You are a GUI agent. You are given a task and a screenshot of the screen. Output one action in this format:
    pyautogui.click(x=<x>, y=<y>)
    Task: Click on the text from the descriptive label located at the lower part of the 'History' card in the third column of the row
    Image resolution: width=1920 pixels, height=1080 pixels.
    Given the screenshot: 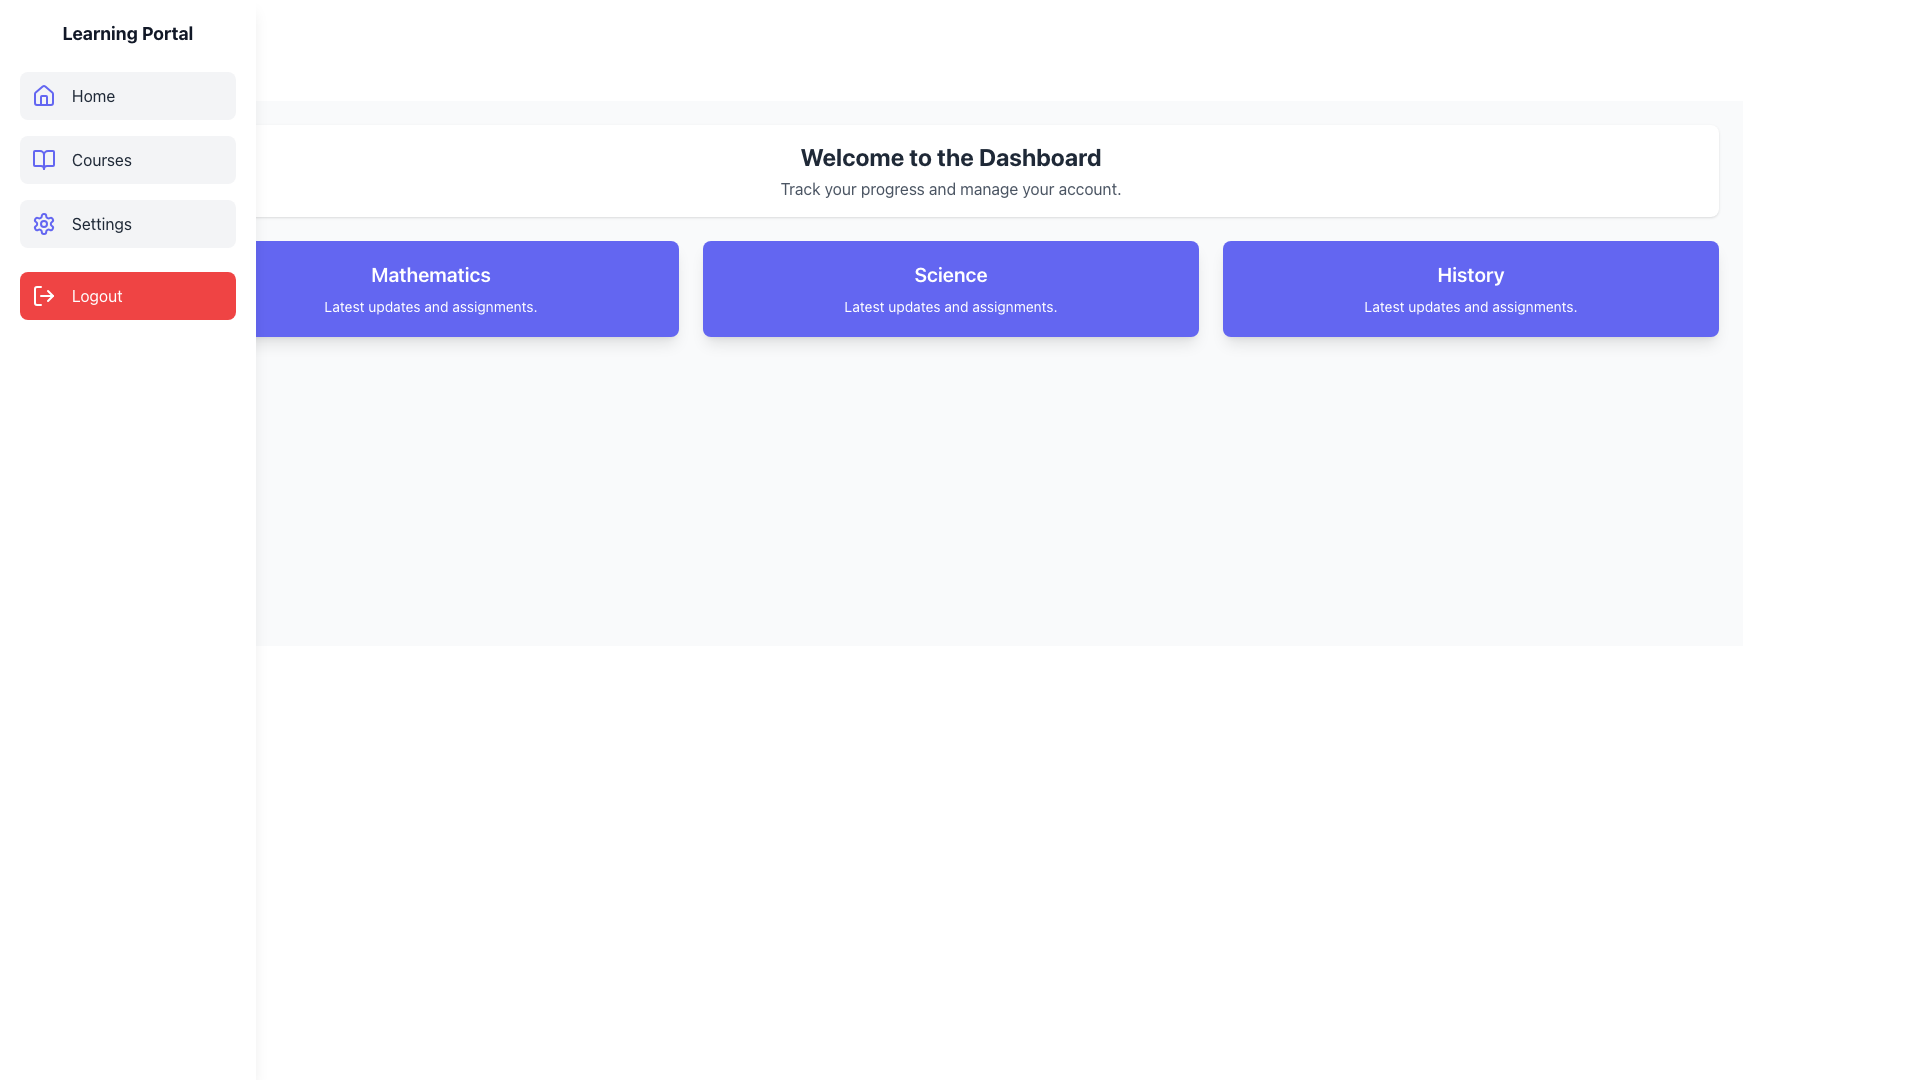 What is the action you would take?
    pyautogui.click(x=1470, y=307)
    